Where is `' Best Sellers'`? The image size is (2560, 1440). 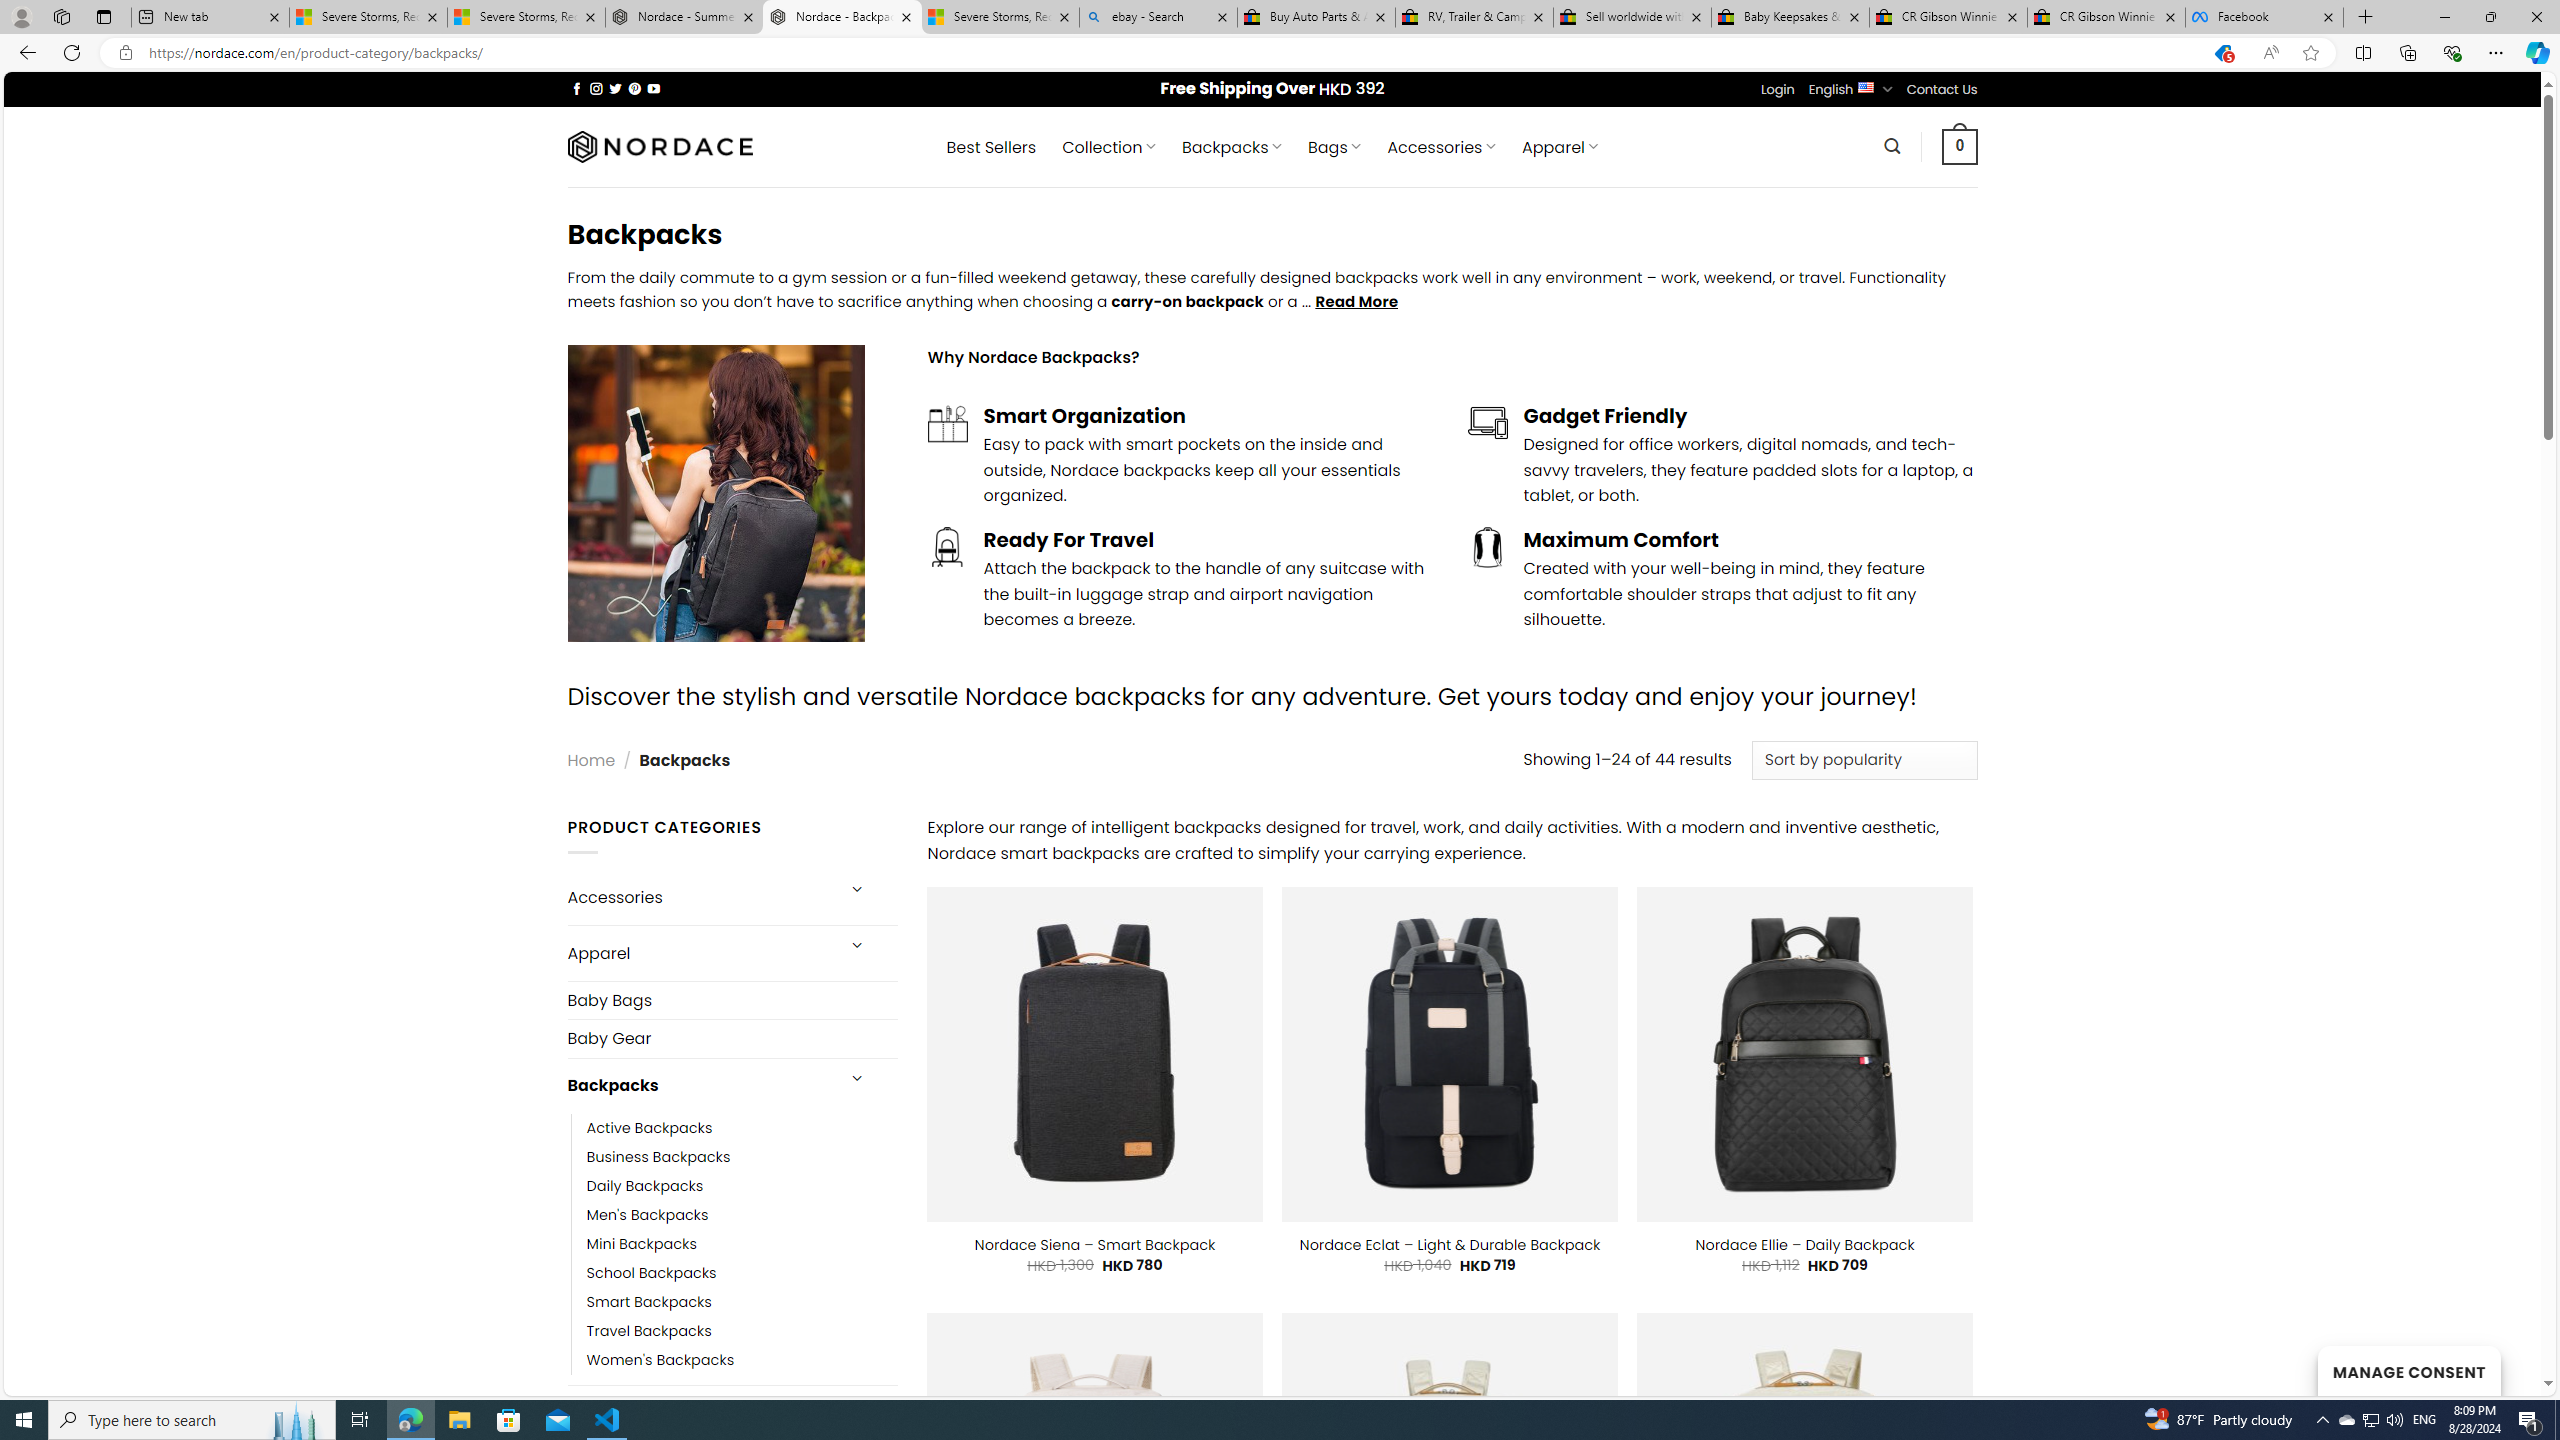 ' Best Sellers' is located at coordinates (991, 146).